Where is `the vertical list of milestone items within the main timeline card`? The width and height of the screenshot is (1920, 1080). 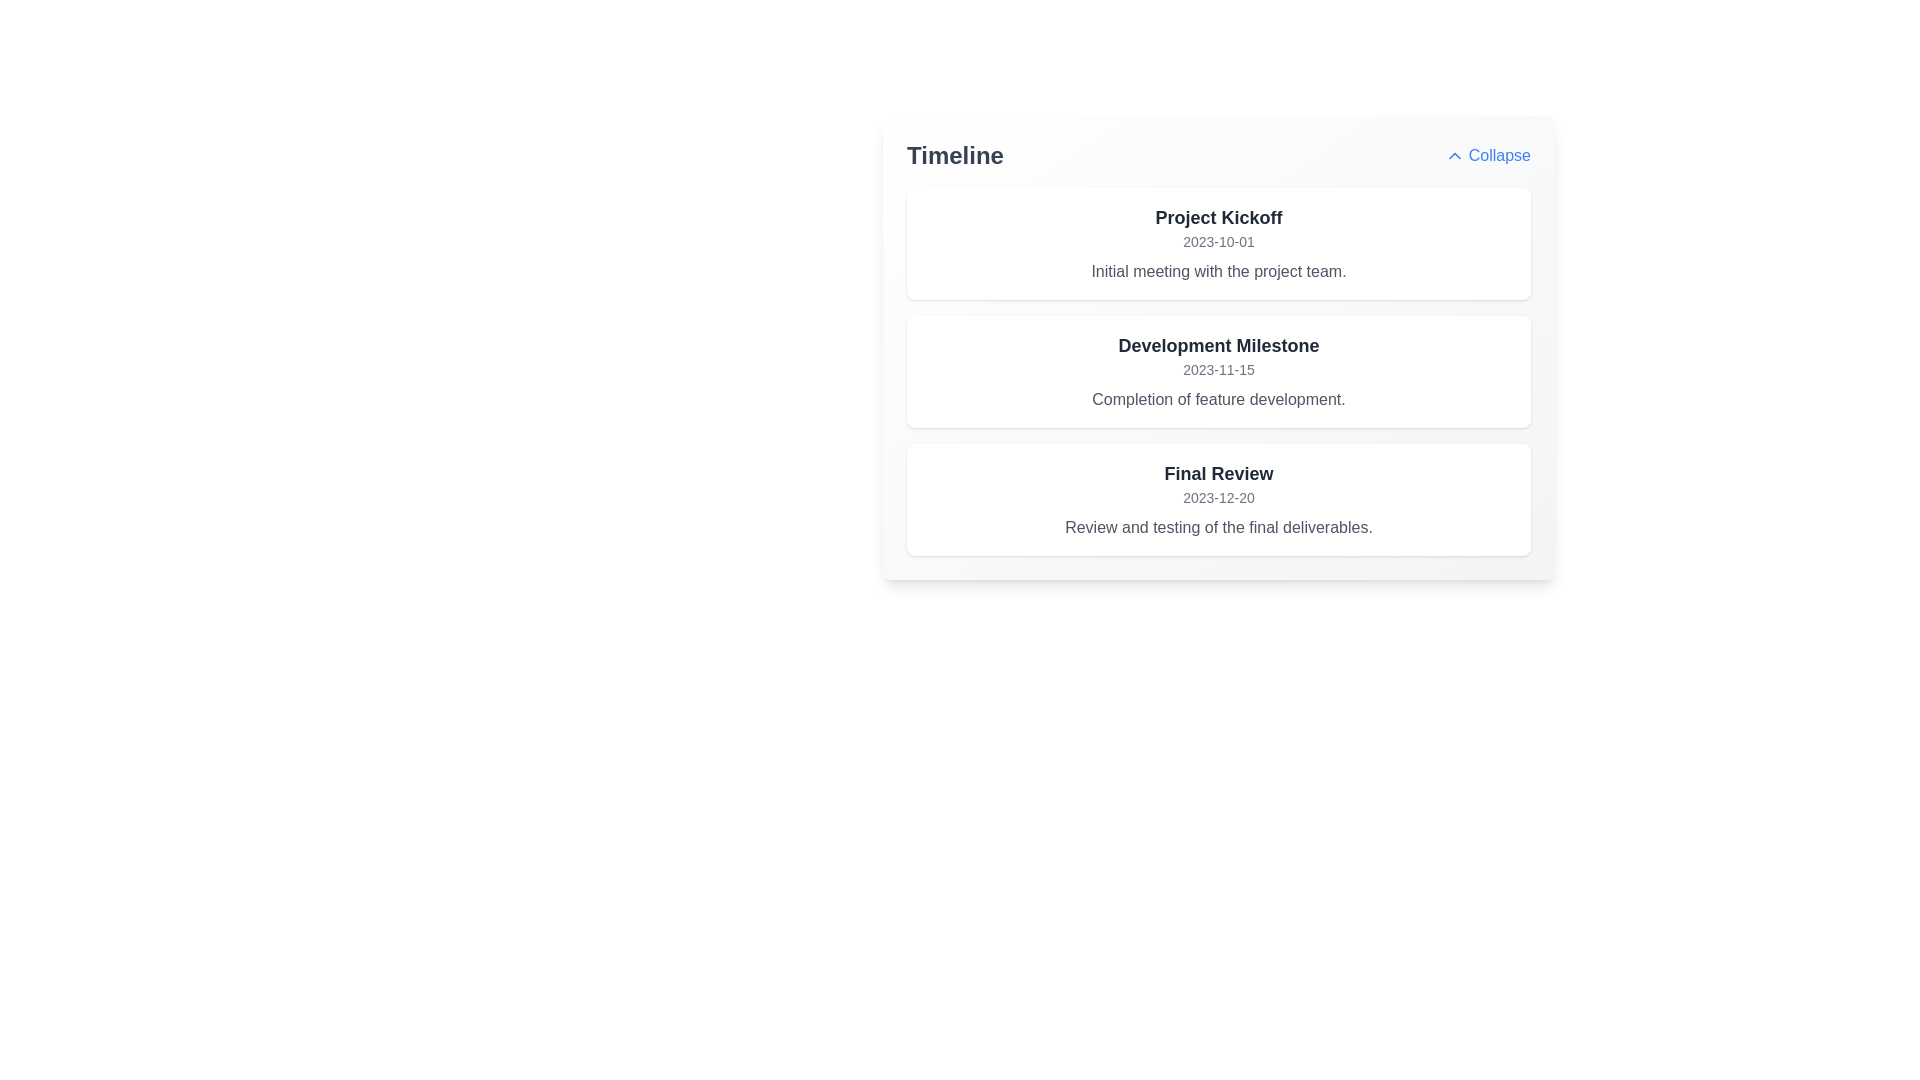
the vertical list of milestone items within the main timeline card is located at coordinates (1218, 371).